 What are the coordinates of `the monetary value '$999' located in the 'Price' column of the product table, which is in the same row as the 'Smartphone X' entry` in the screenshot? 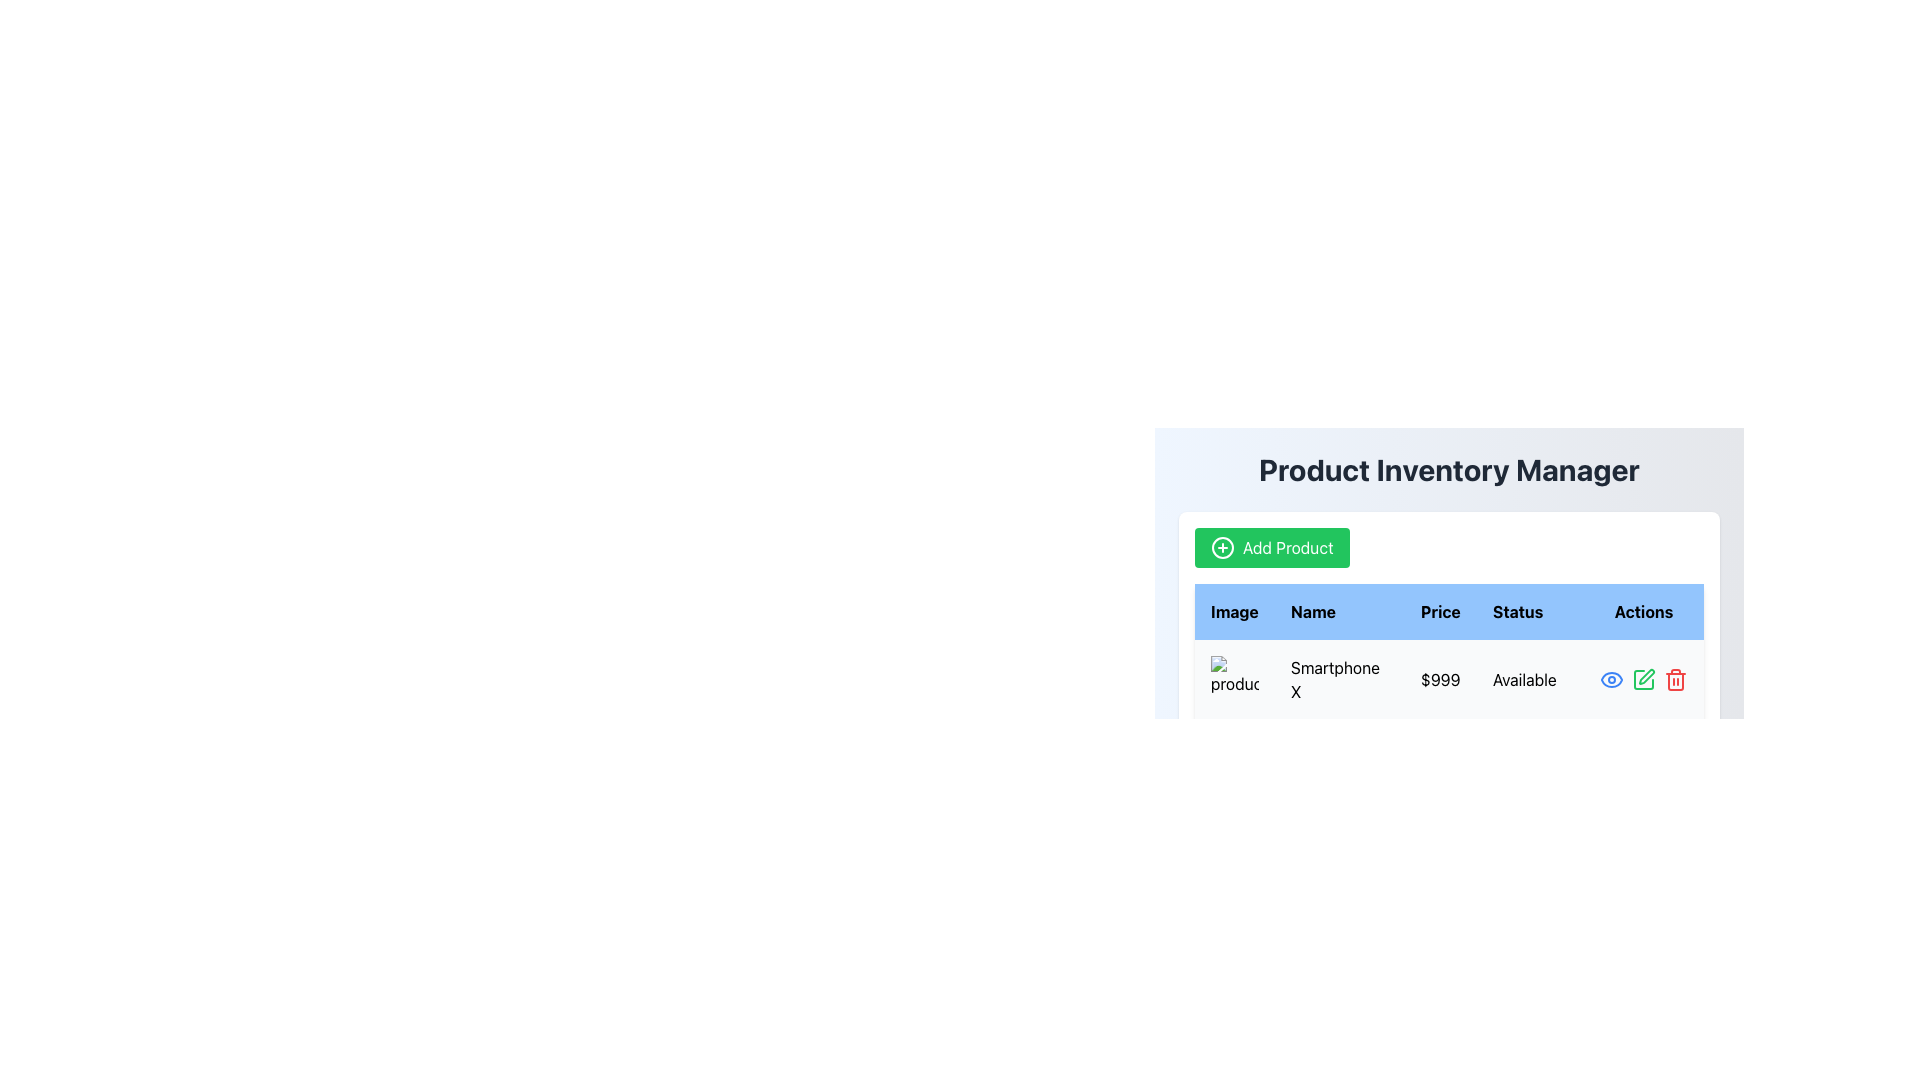 It's located at (1440, 678).